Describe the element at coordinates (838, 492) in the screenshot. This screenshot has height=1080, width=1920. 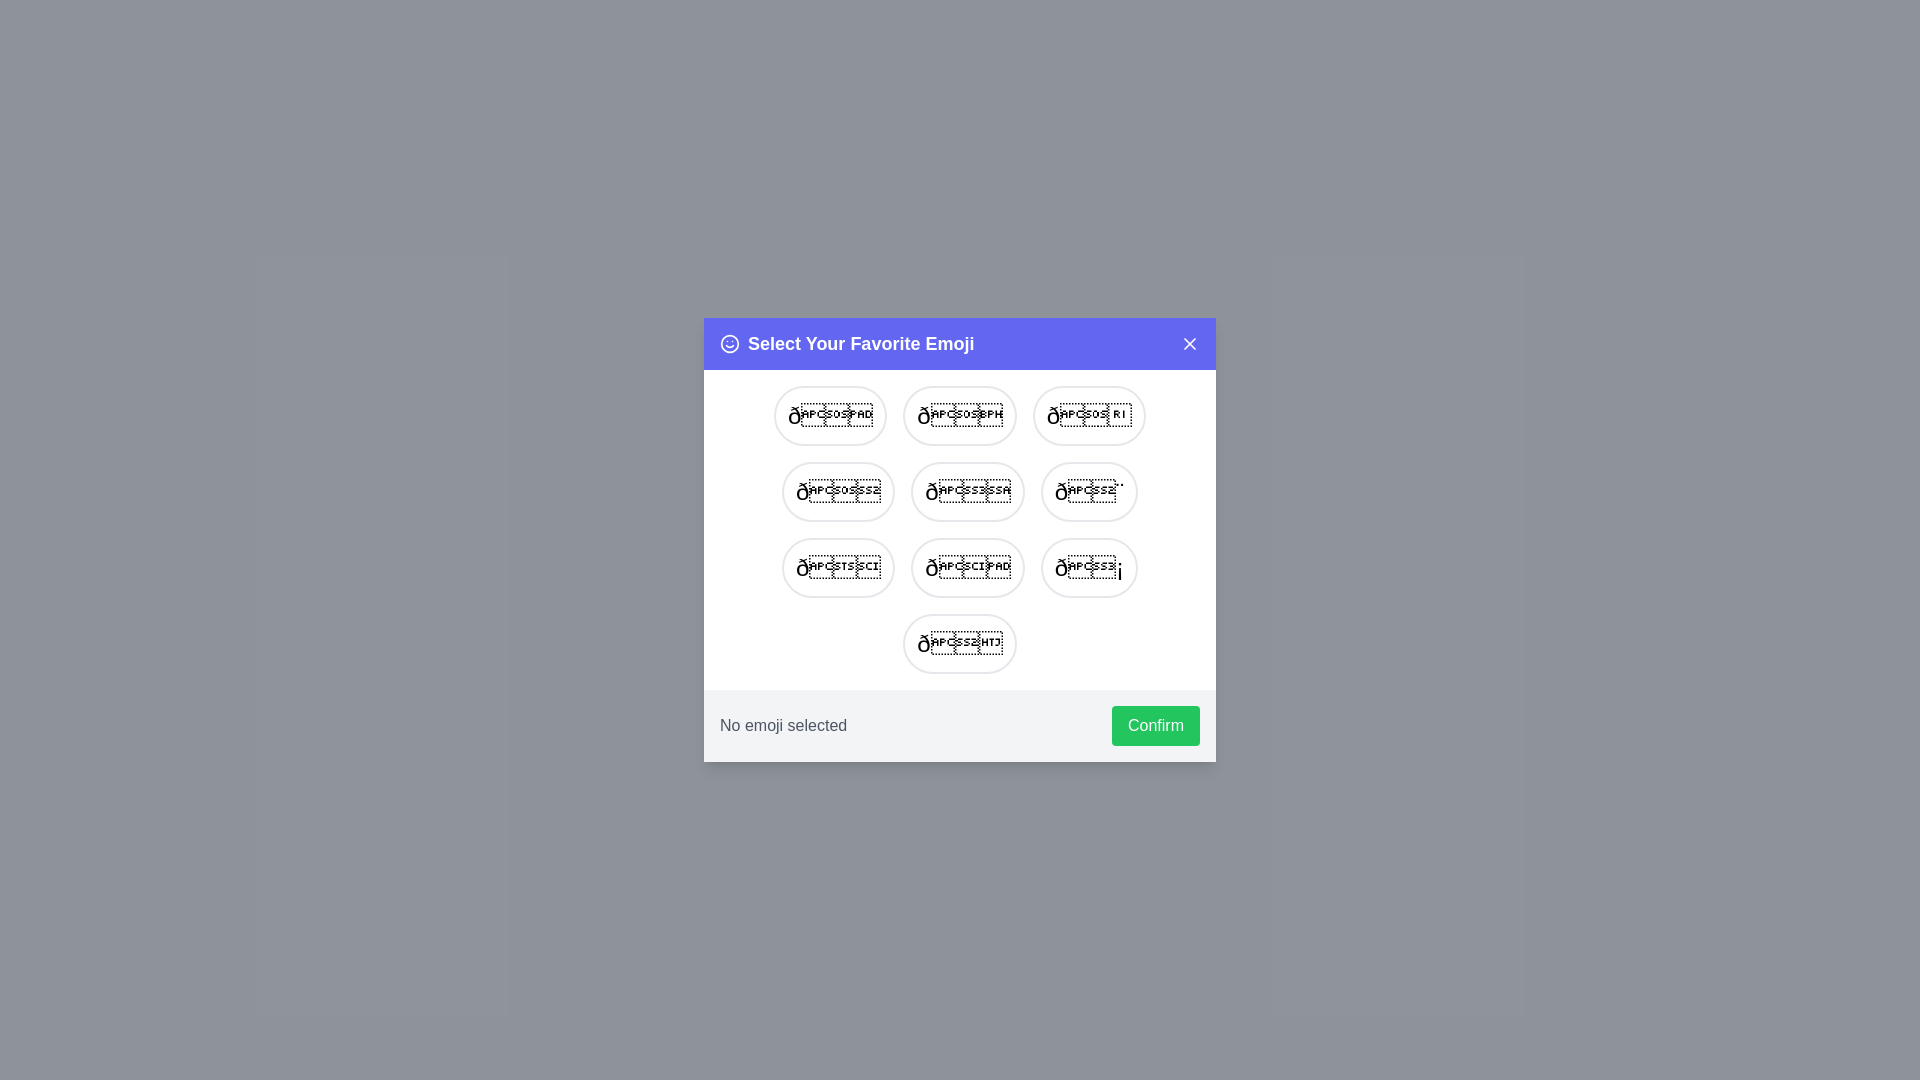
I see `the emoji 😎 from the list` at that location.